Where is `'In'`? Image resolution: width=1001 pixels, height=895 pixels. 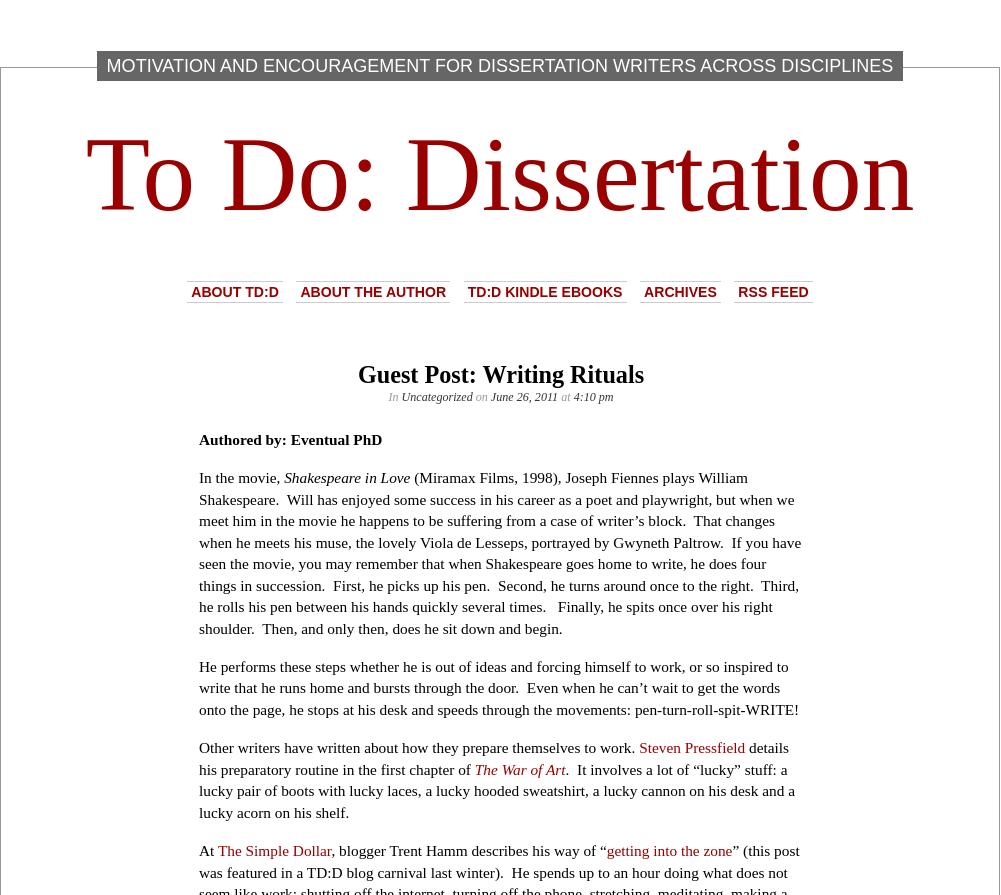
'In' is located at coordinates (393, 397).